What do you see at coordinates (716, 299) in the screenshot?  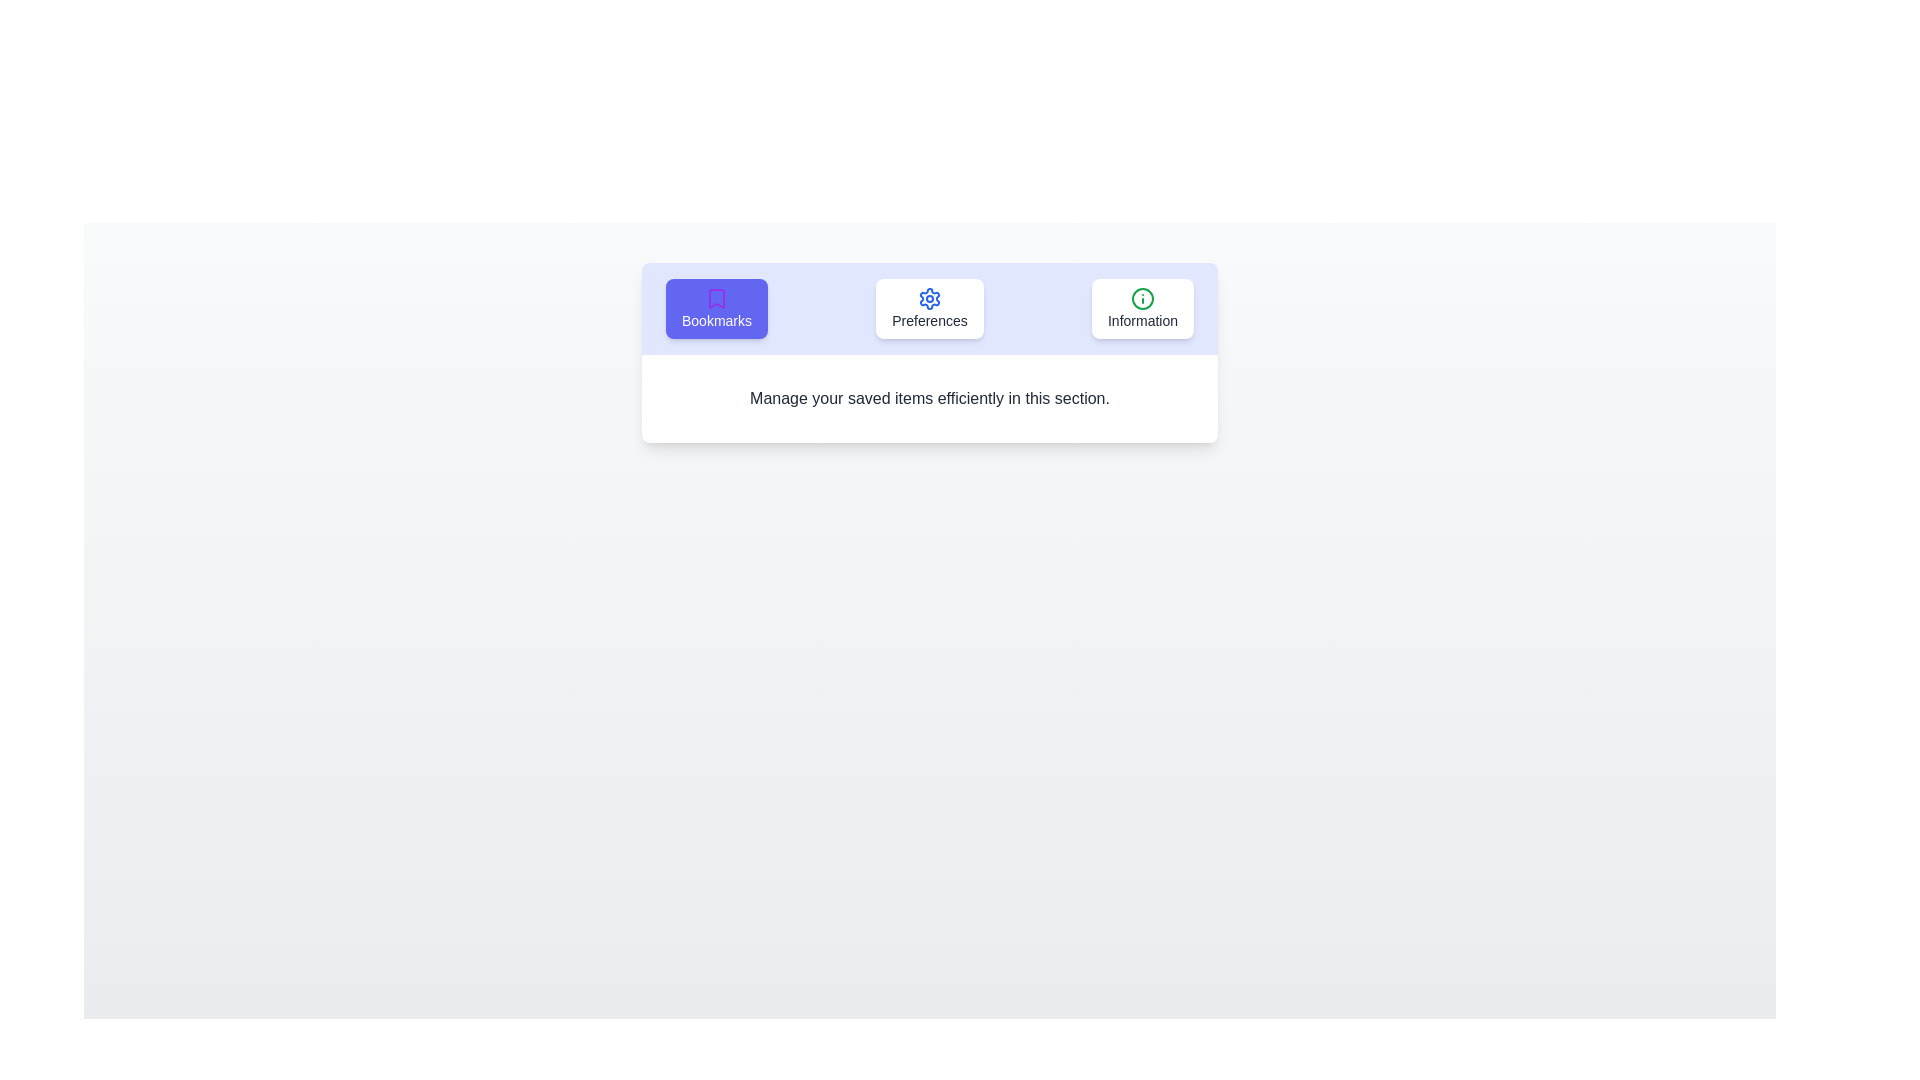 I see `the icon of the Bookmarks tab` at bounding box center [716, 299].